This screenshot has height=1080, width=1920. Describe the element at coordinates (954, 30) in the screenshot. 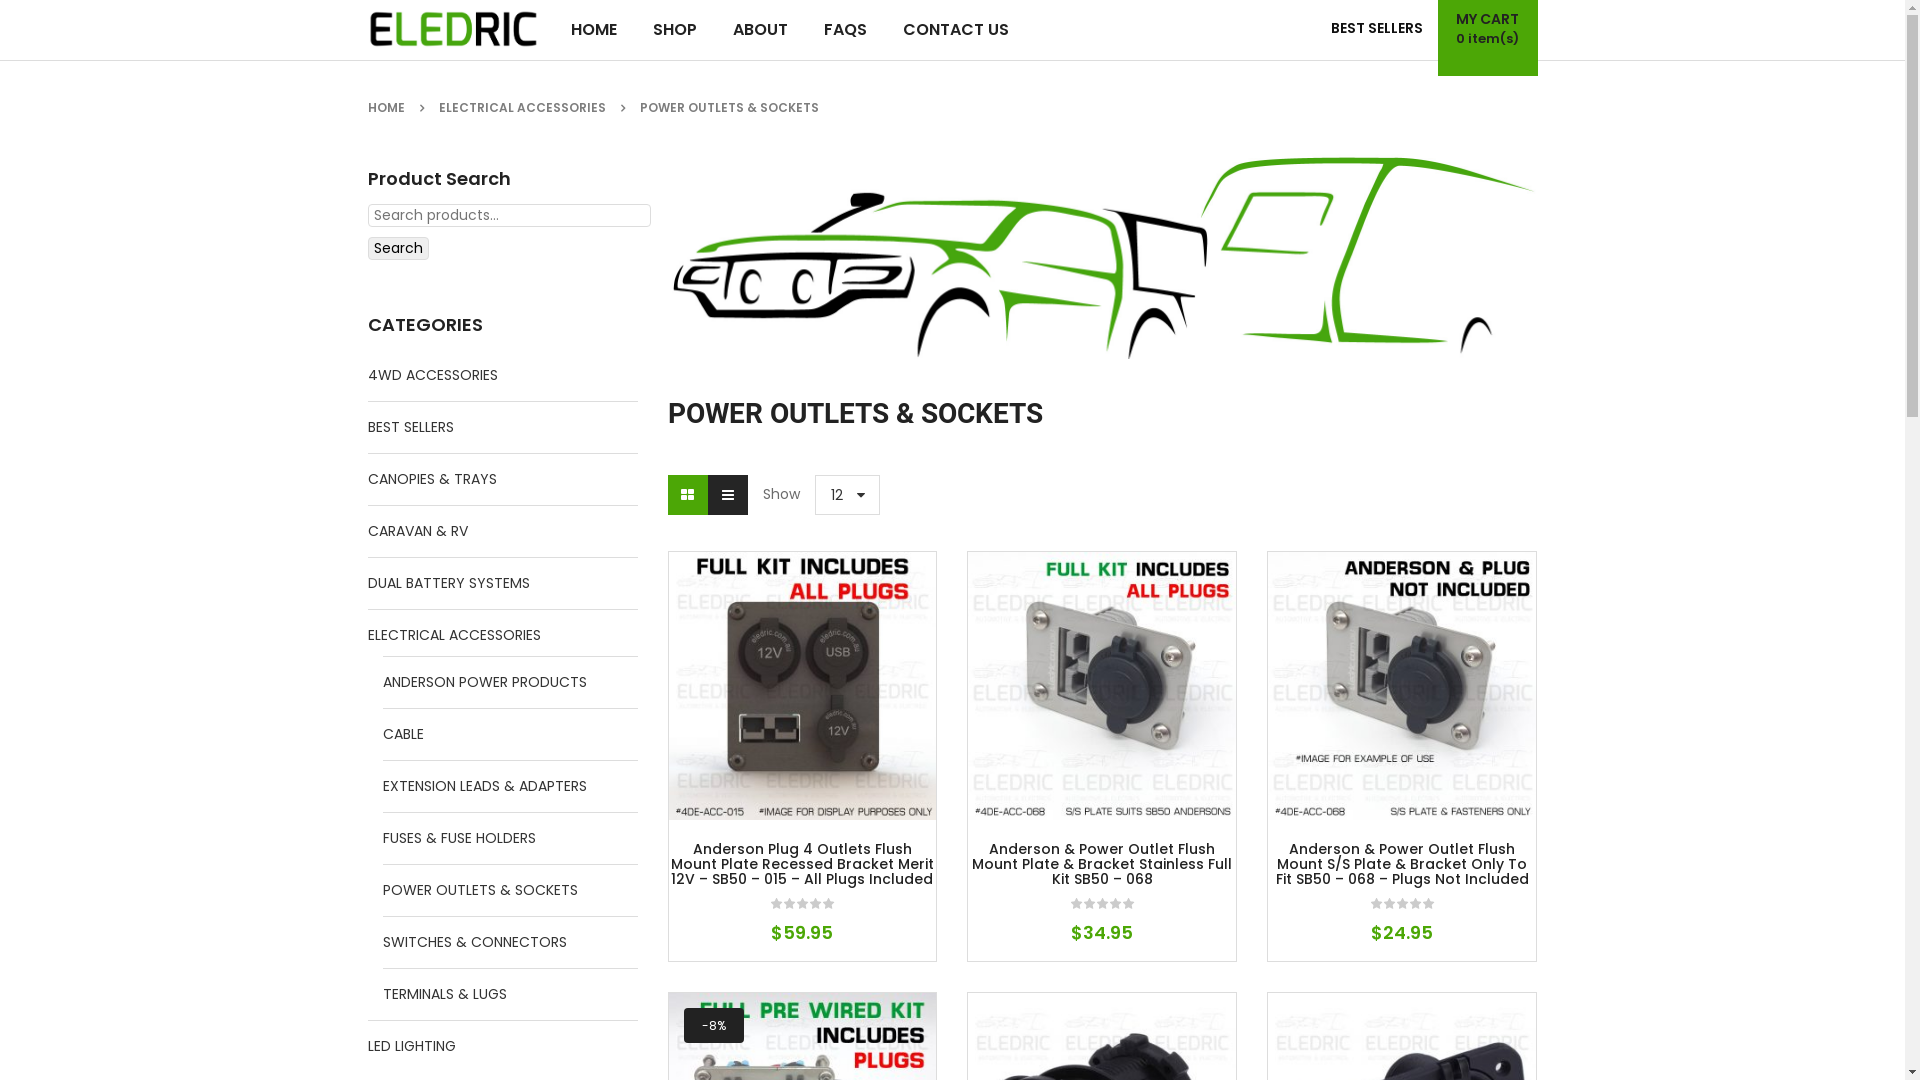

I see `'CONTACT US'` at that location.